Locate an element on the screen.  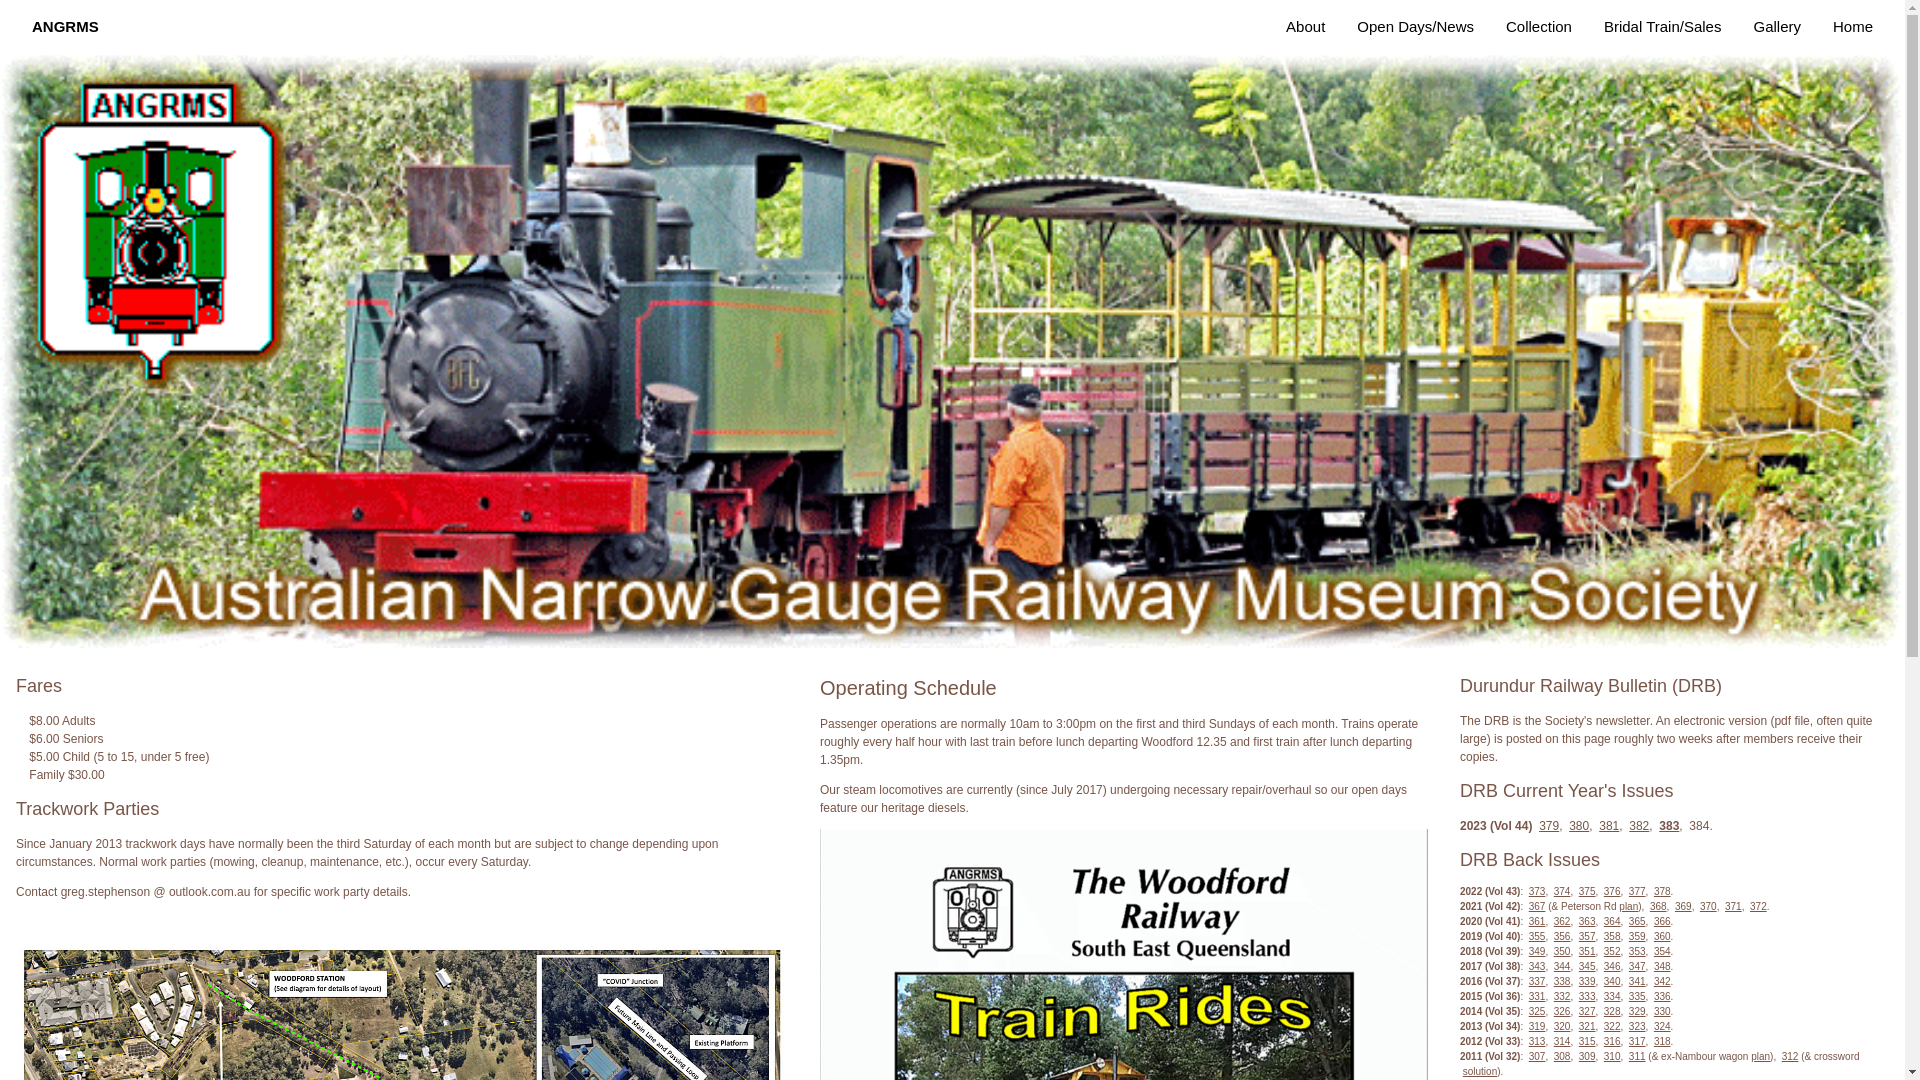
'352' is located at coordinates (1612, 950).